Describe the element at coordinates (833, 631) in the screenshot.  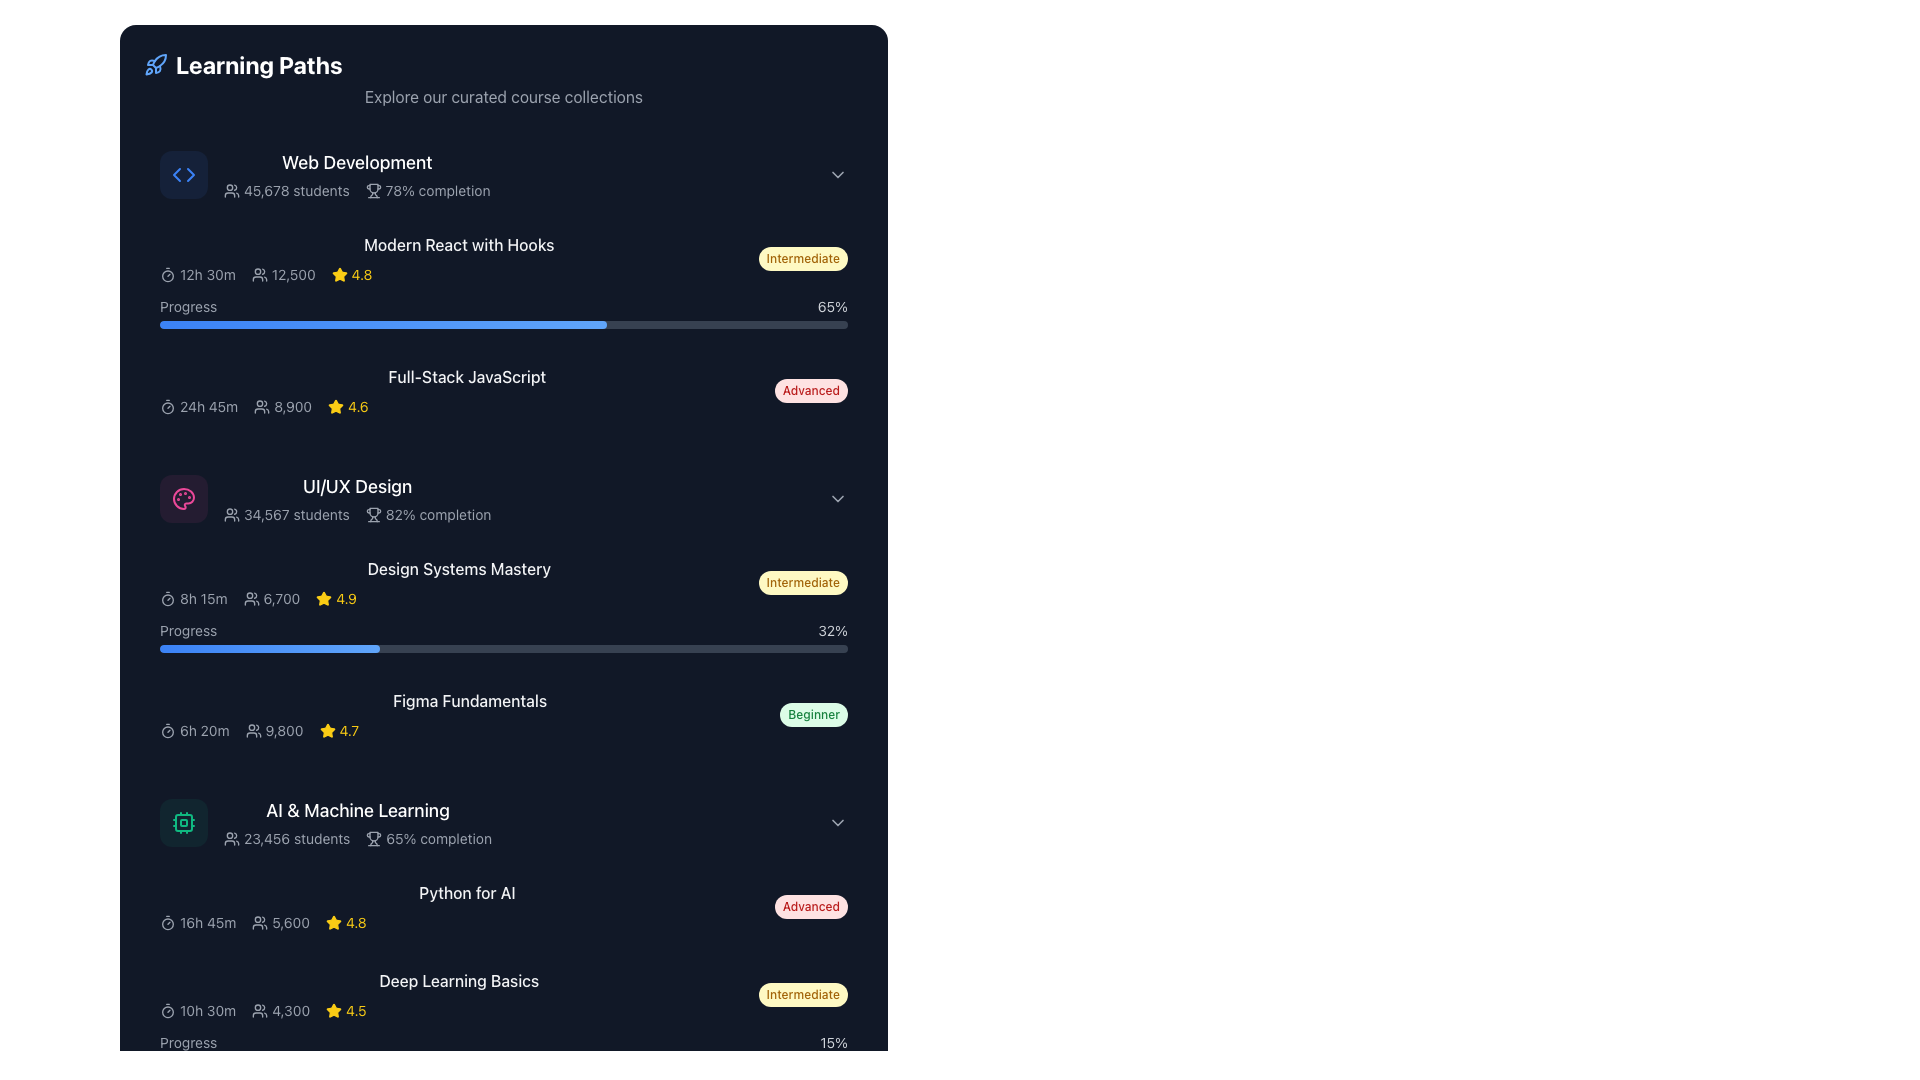
I see `displayed percentage from the text label located at the far right of the progress indicator bar in the 'Progress' section of the 'Design Systems Mastery' card` at that location.